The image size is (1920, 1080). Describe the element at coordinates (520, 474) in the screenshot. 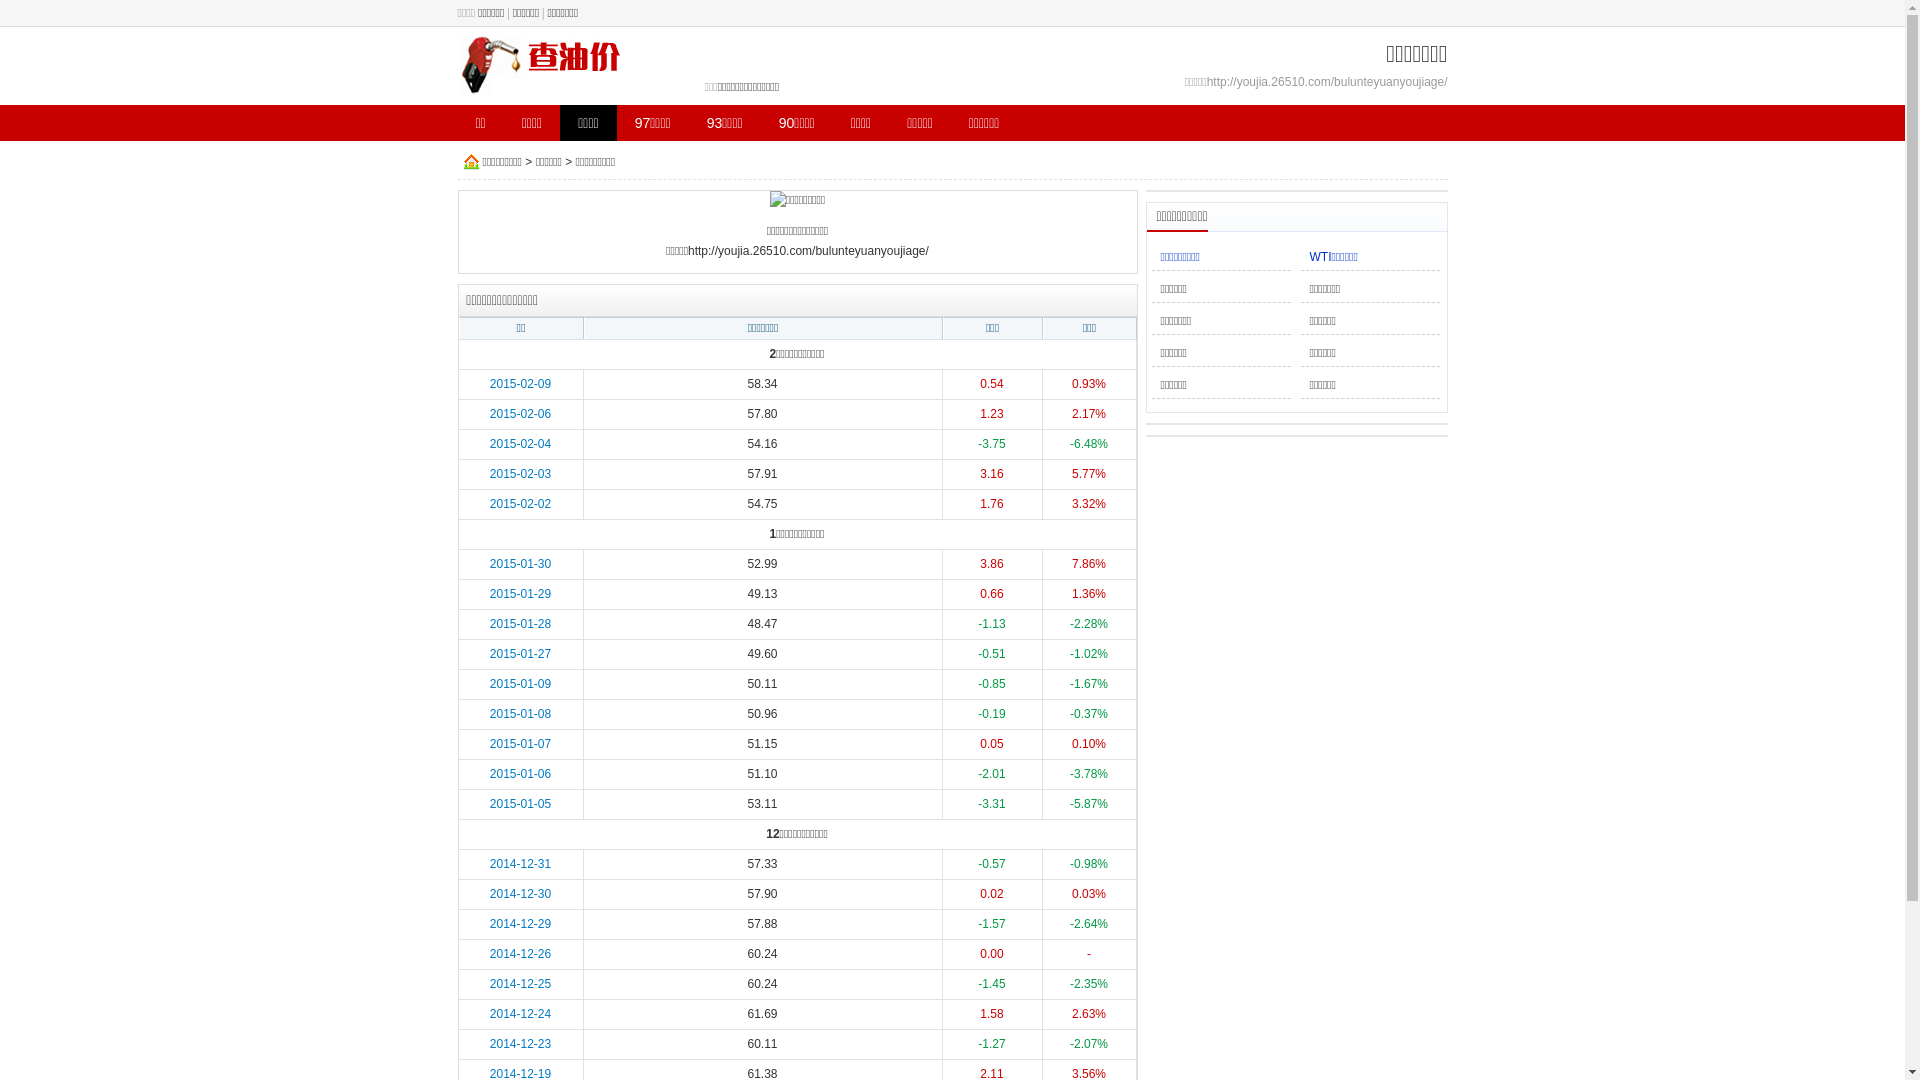

I see `'2015-02-03'` at that location.